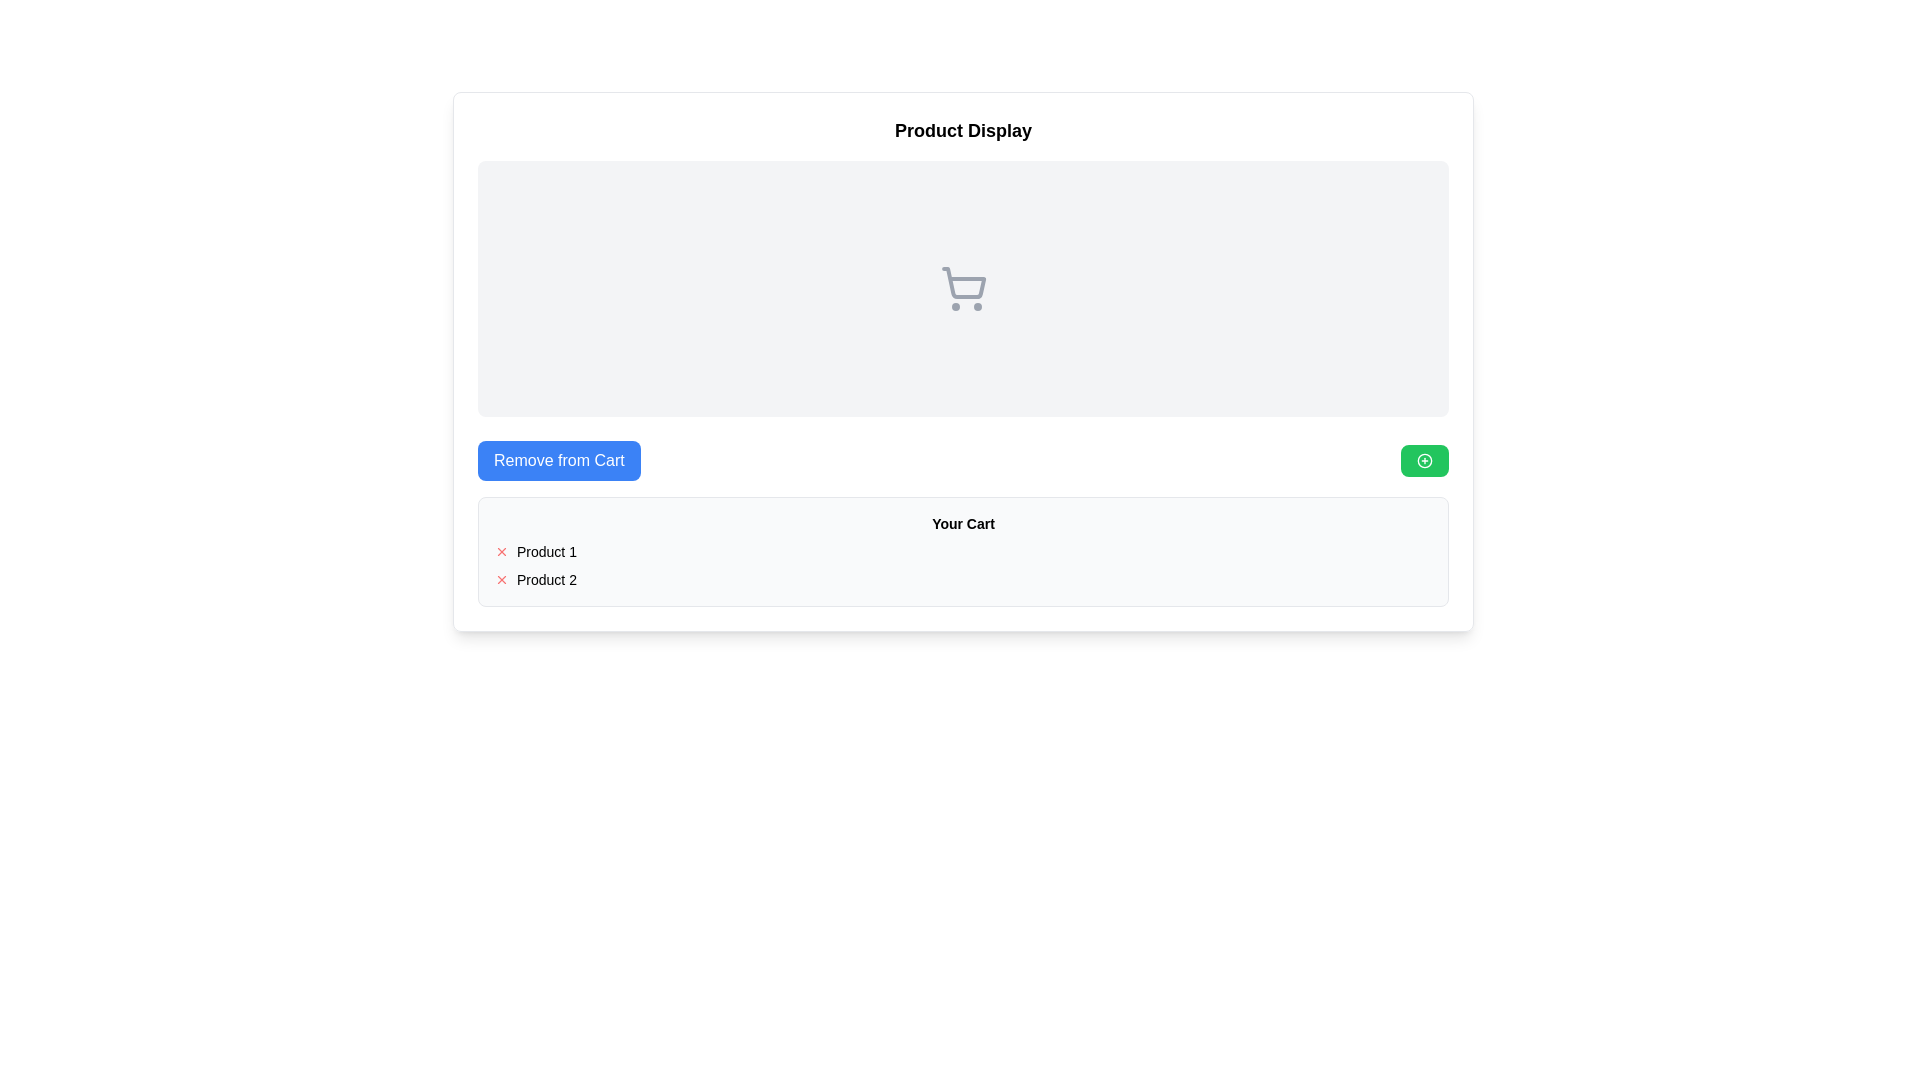  Describe the element at coordinates (1424, 461) in the screenshot. I see `the small circular green icon with a plus symbol embedded in the button located in the bottom-right section of the interface` at that location.